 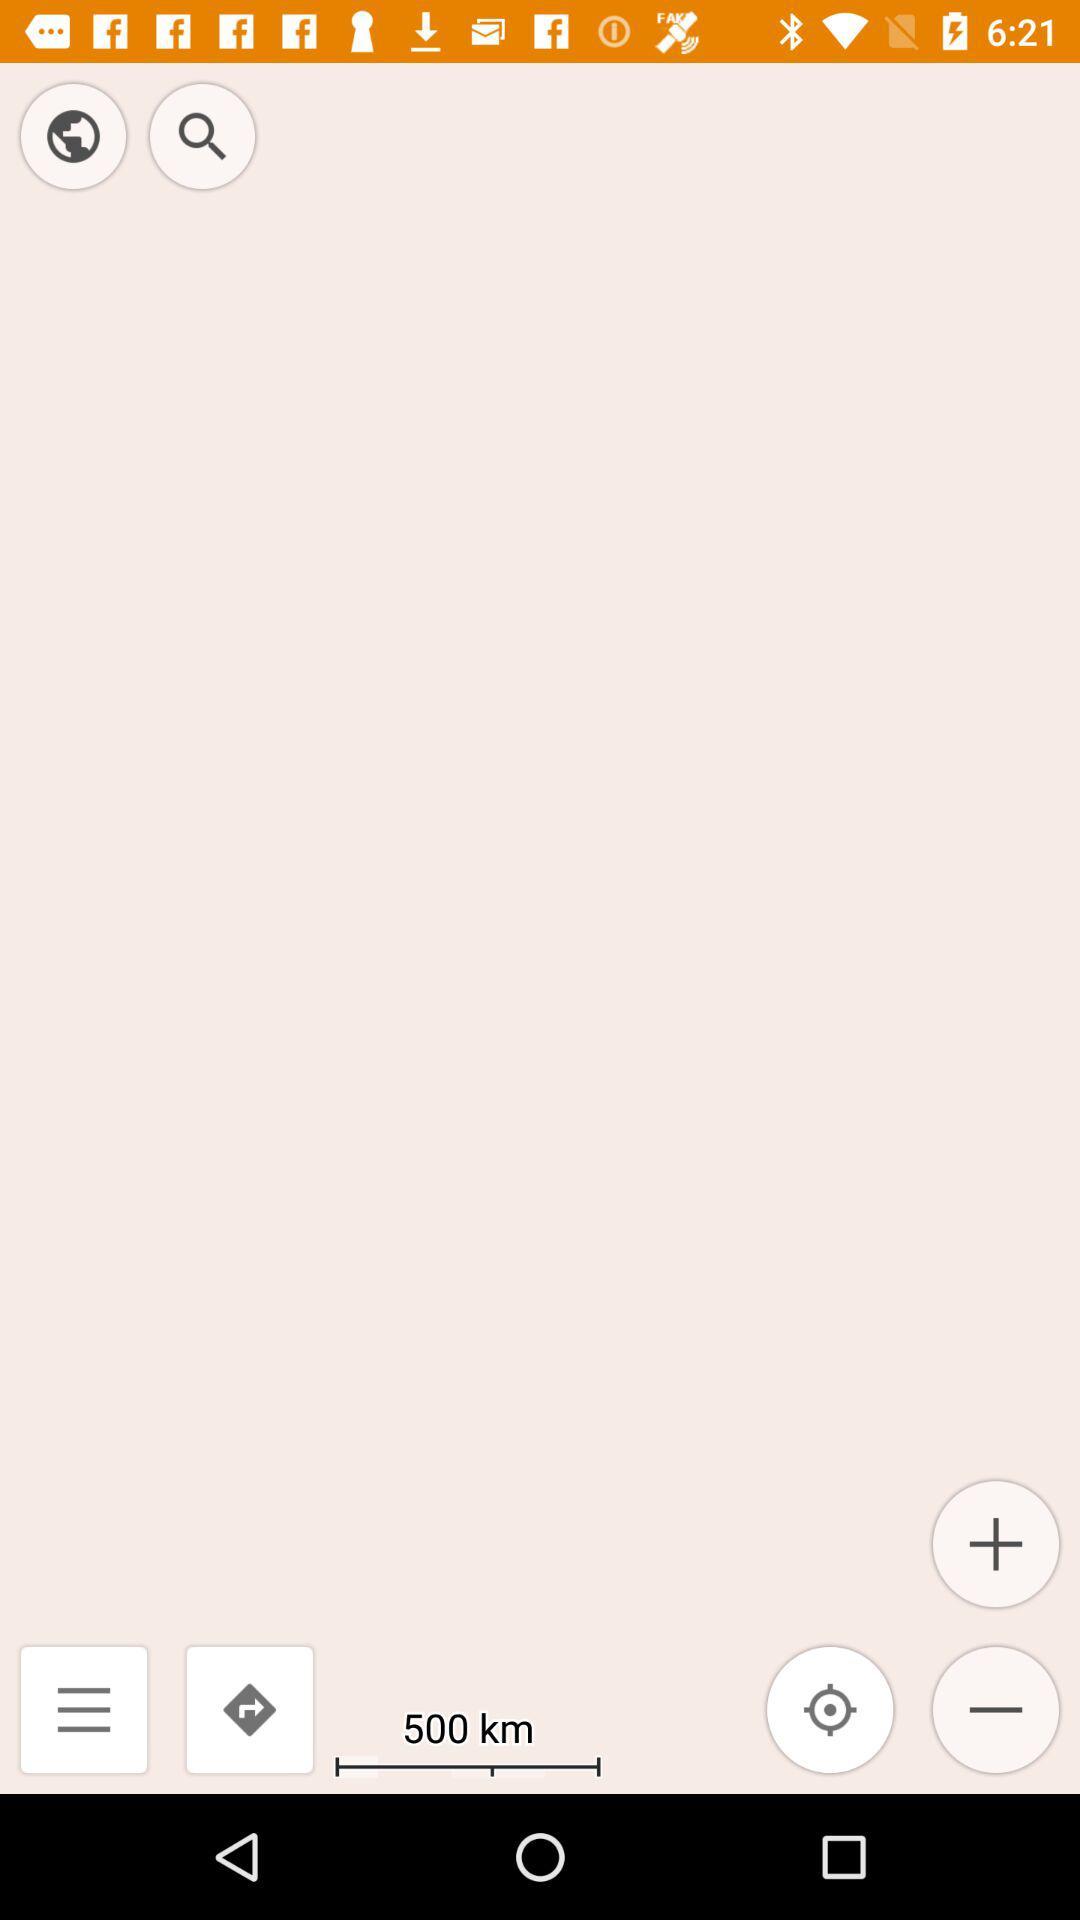 What do you see at coordinates (83, 1708) in the screenshot?
I see `the menu icon` at bounding box center [83, 1708].